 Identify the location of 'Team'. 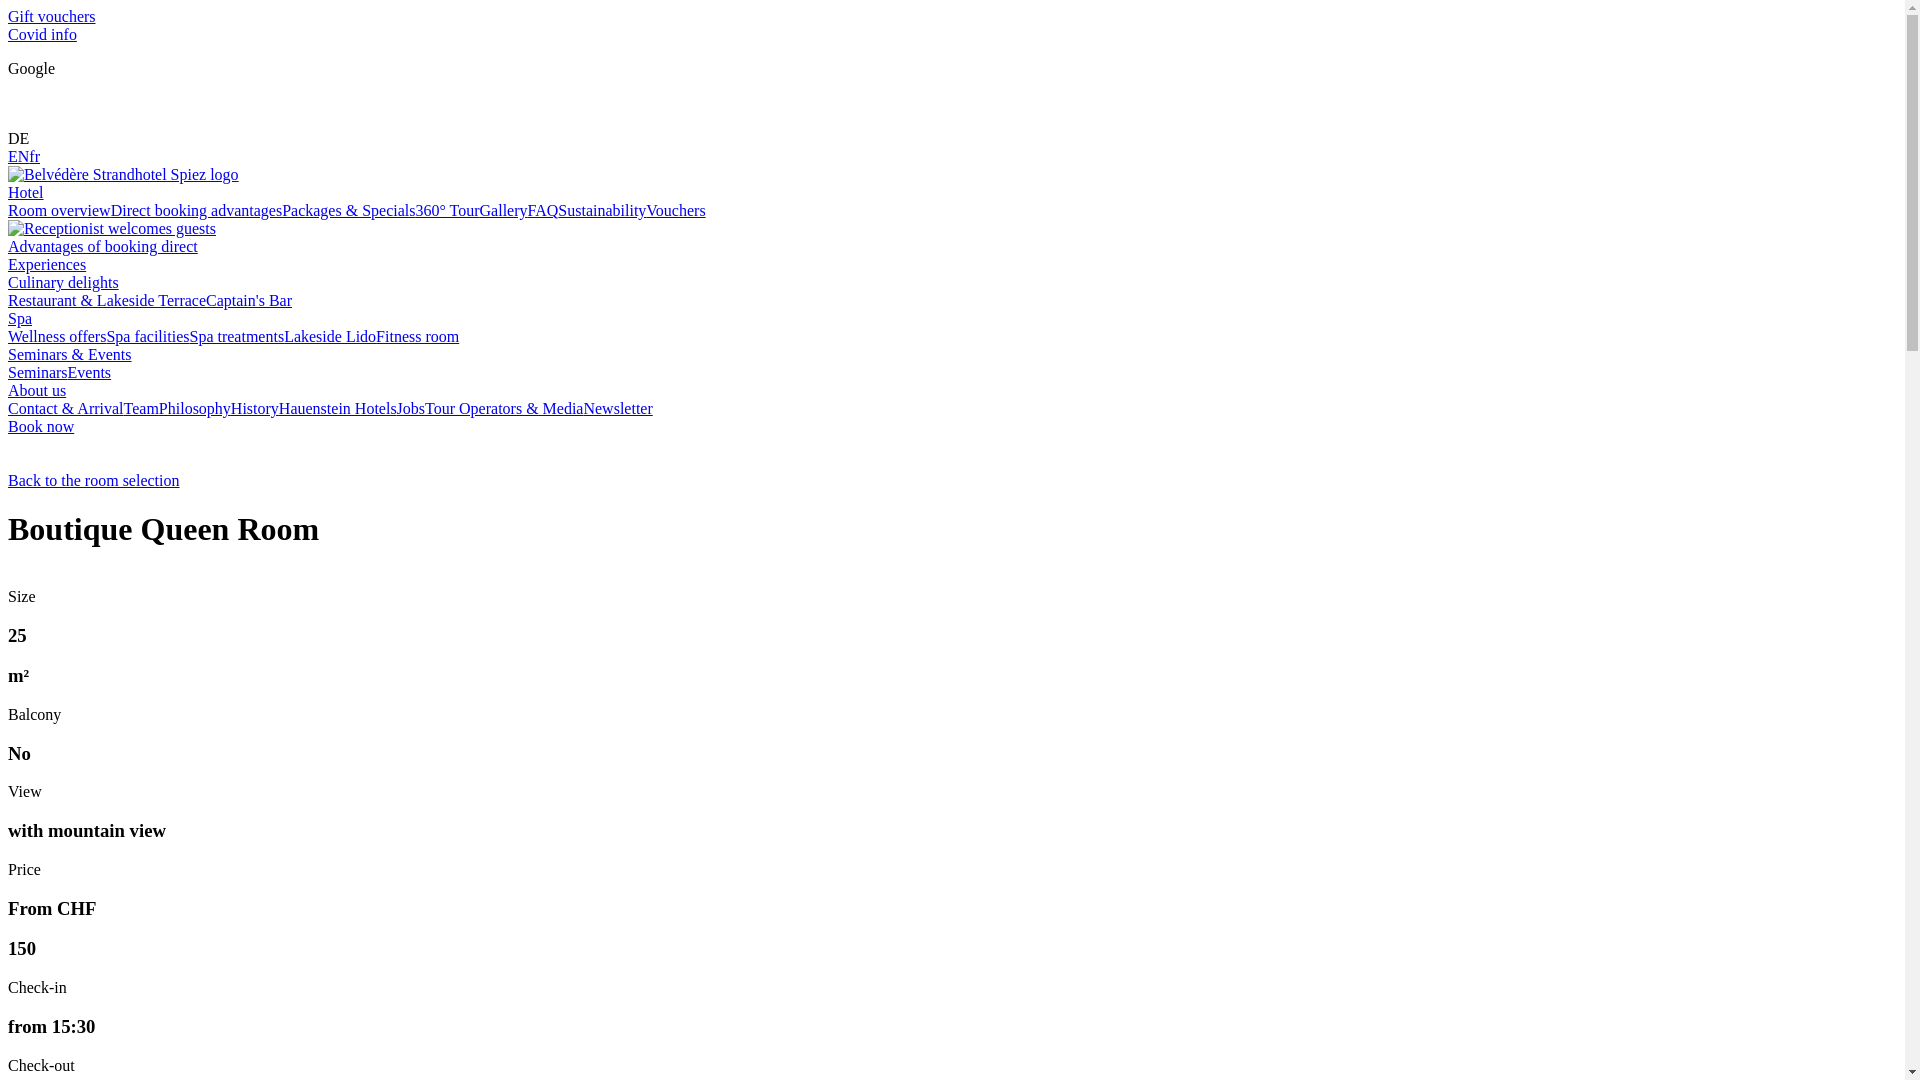
(140, 407).